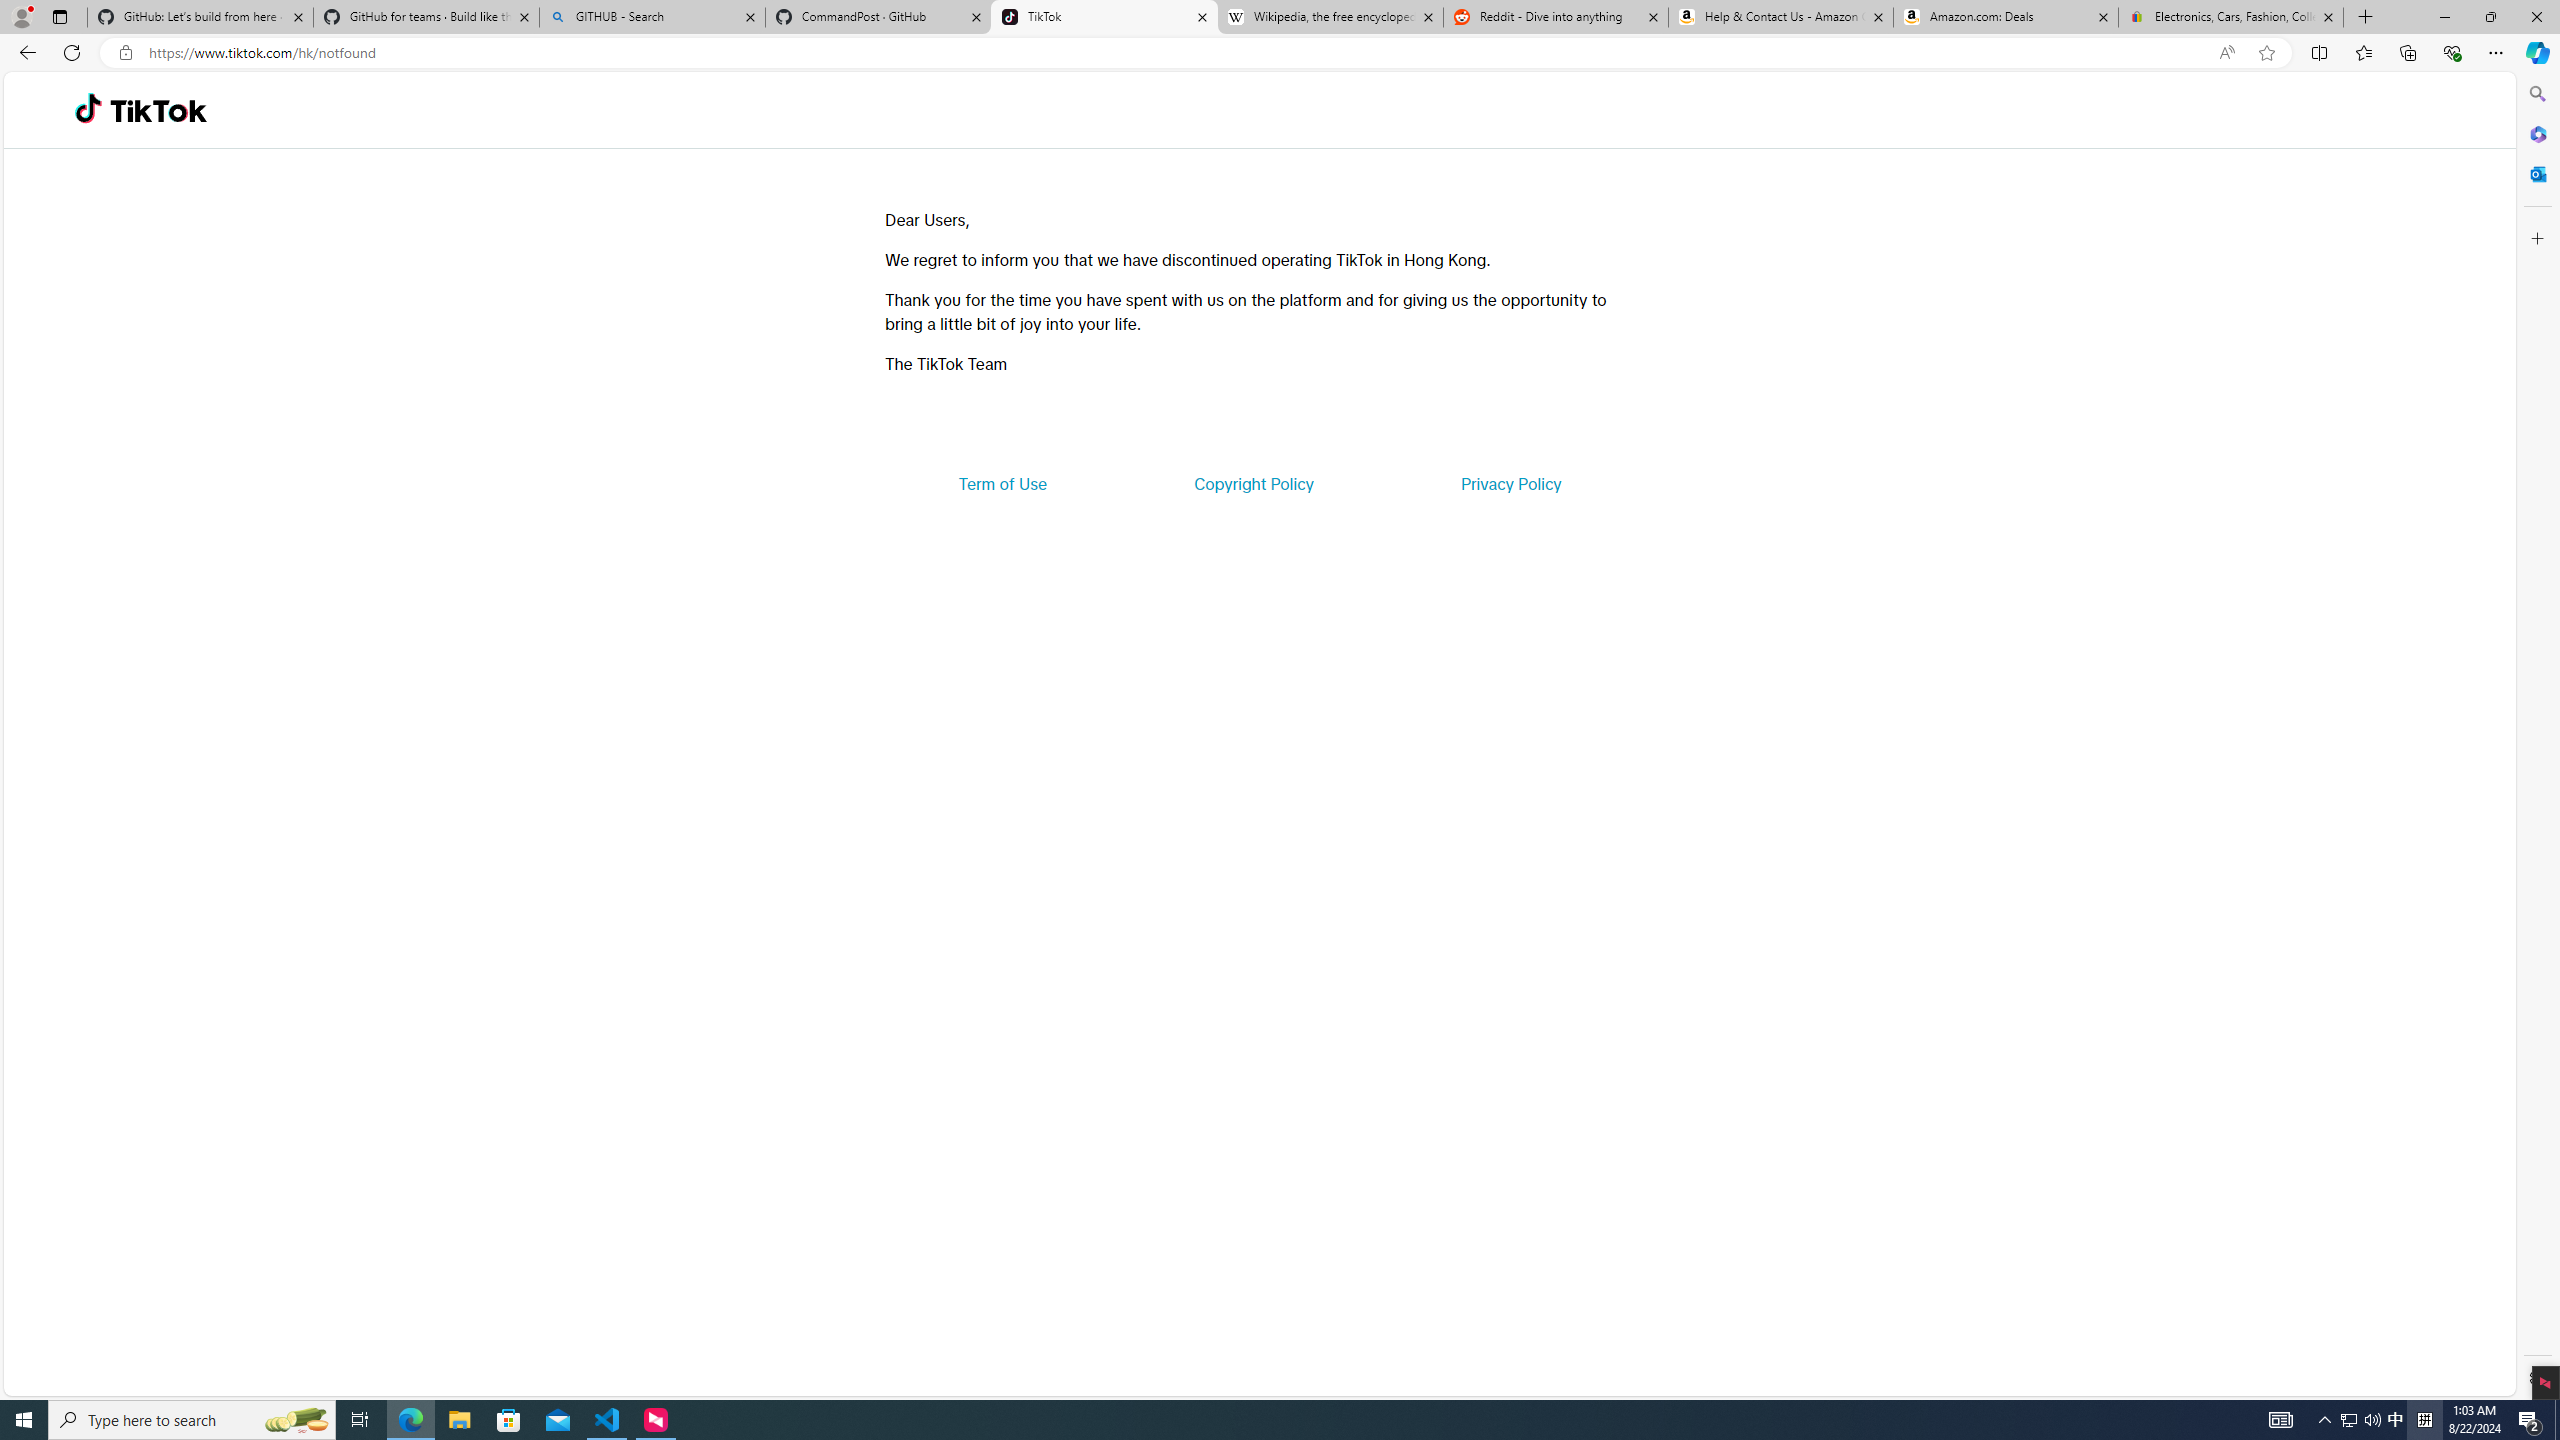 The image size is (2560, 1440). What do you see at coordinates (651, 16) in the screenshot?
I see `'GITHUB - Search'` at bounding box center [651, 16].